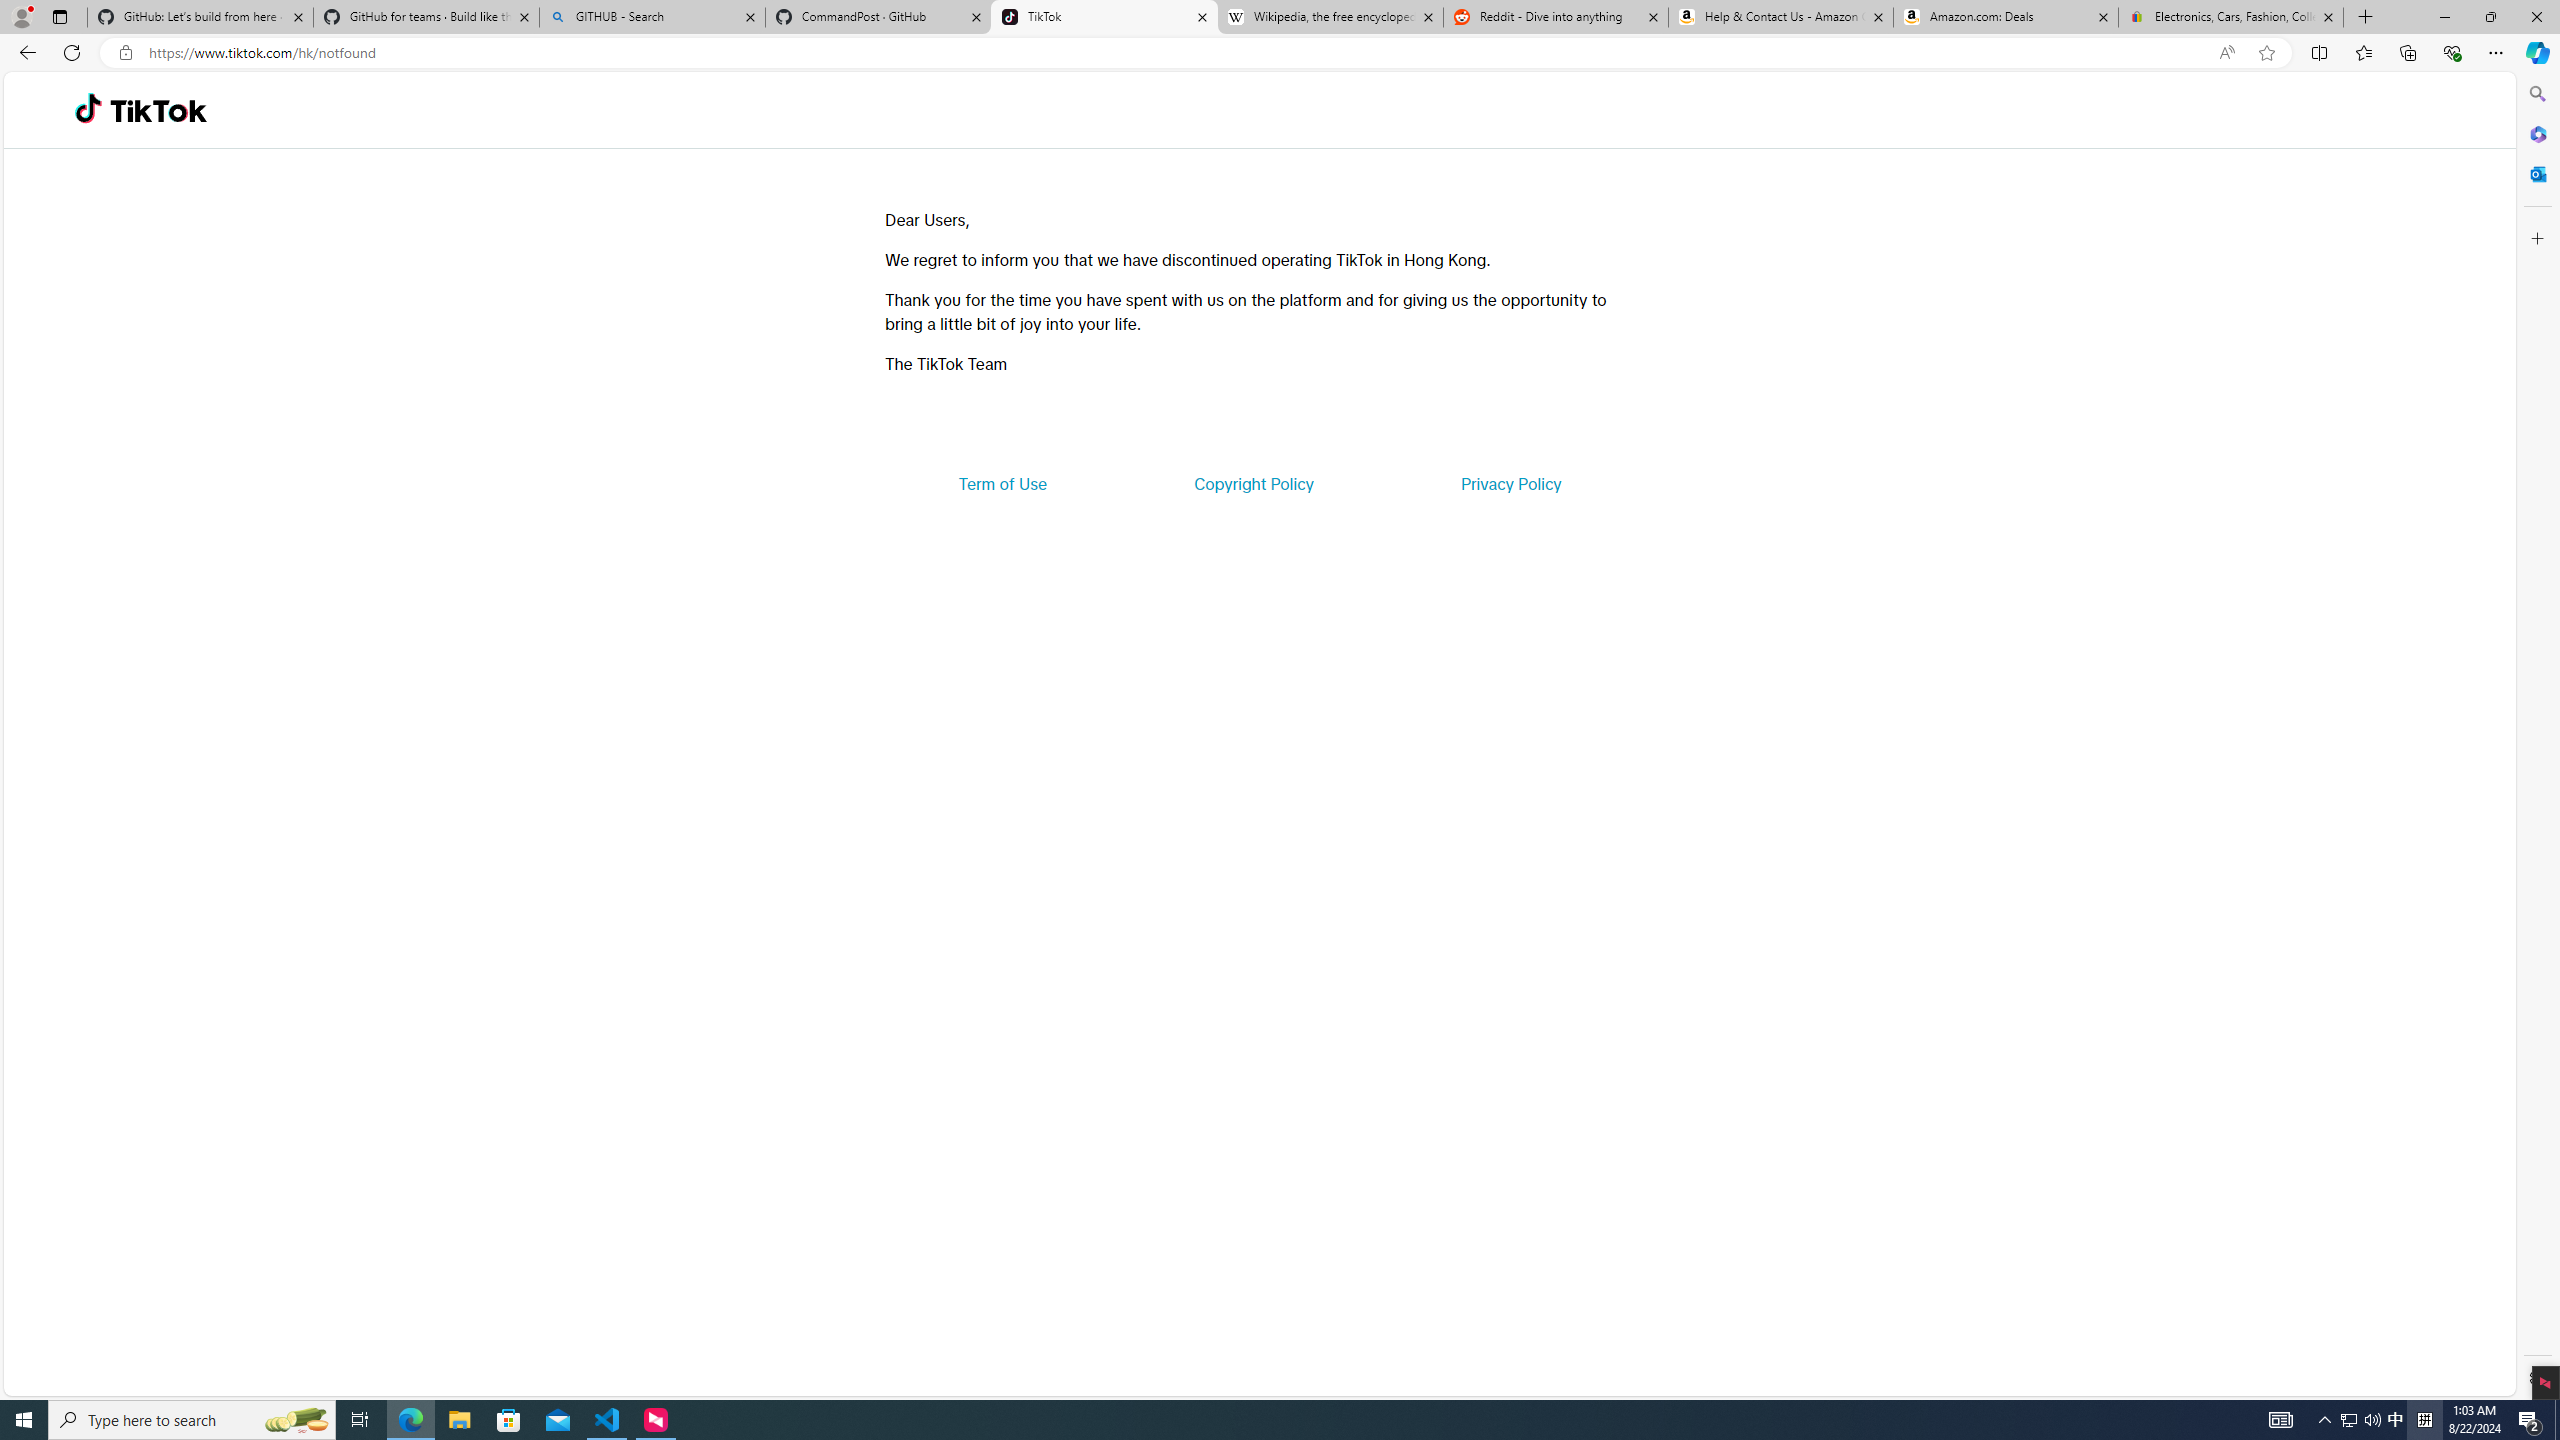 The image size is (2560, 1440). What do you see at coordinates (651, 16) in the screenshot?
I see `'GITHUB - Search'` at bounding box center [651, 16].